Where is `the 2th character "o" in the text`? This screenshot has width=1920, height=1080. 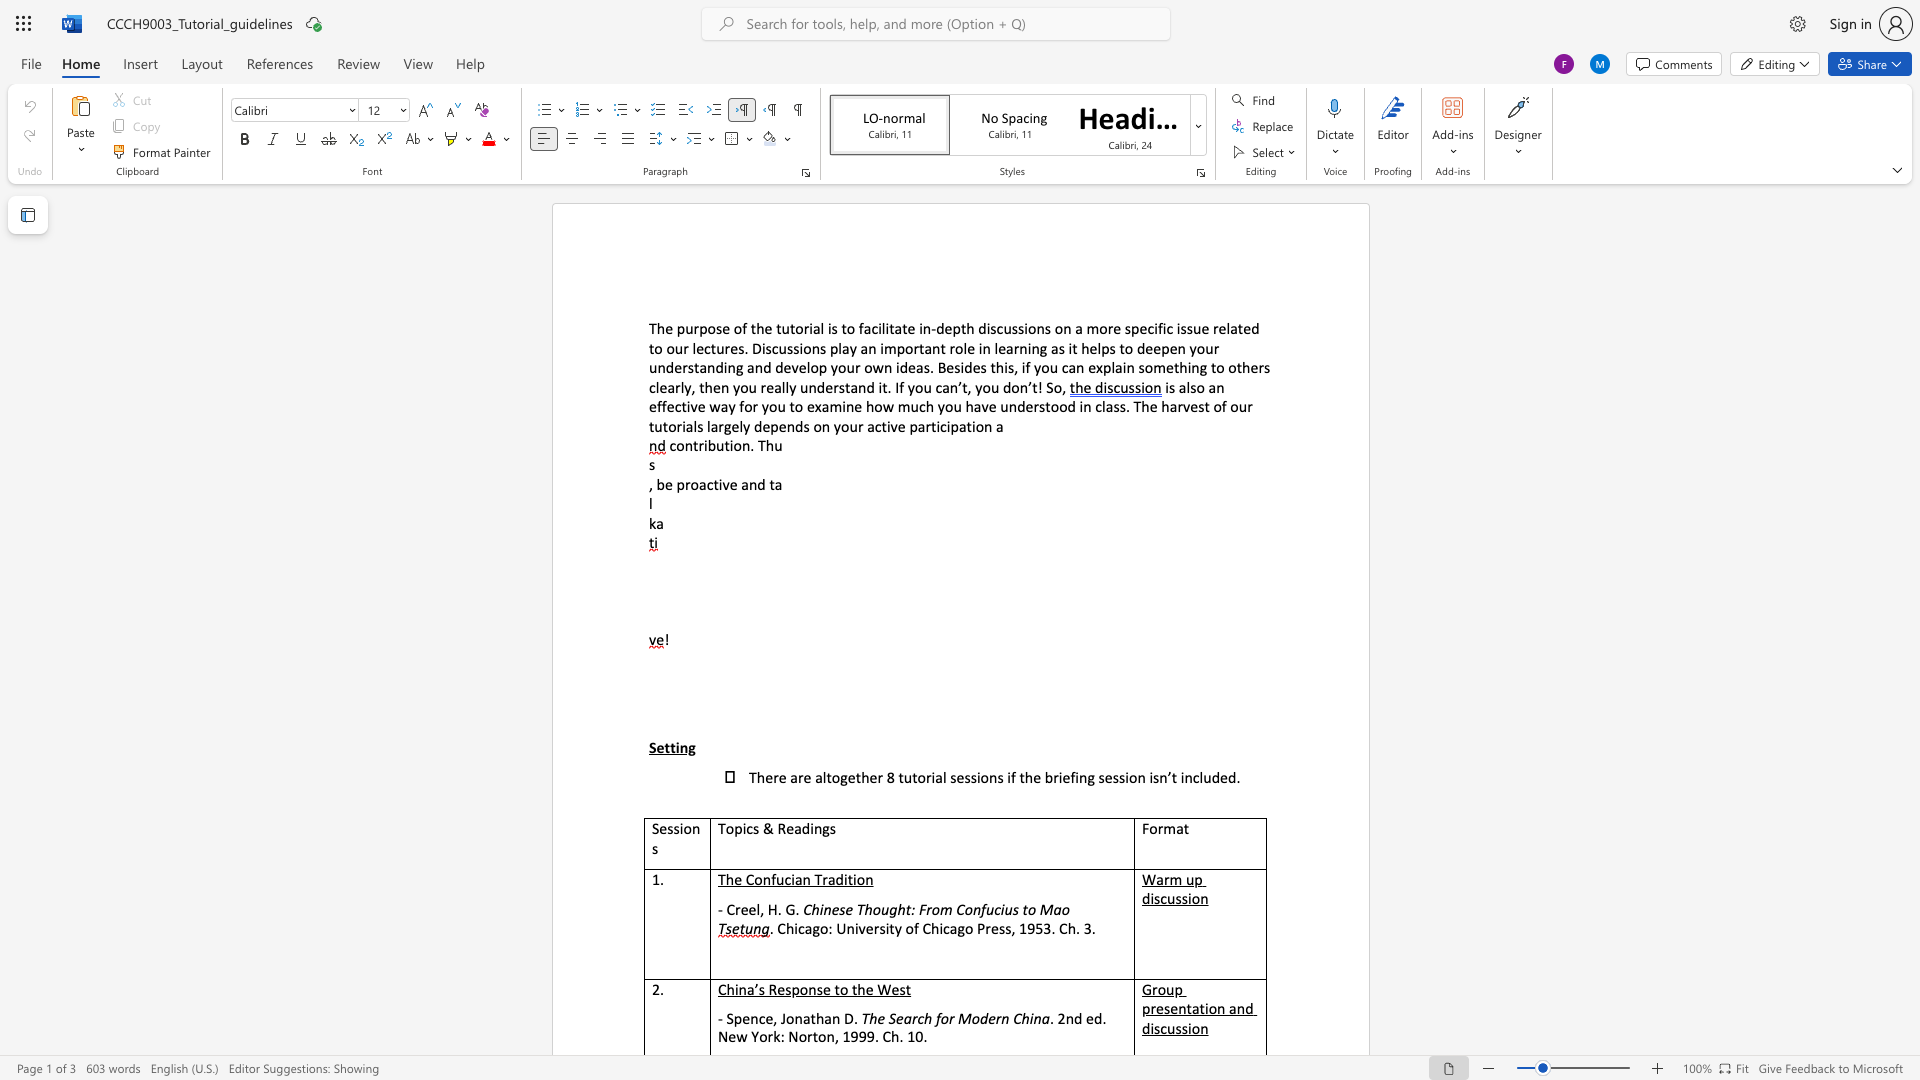 the 2th character "o" in the text is located at coordinates (920, 776).